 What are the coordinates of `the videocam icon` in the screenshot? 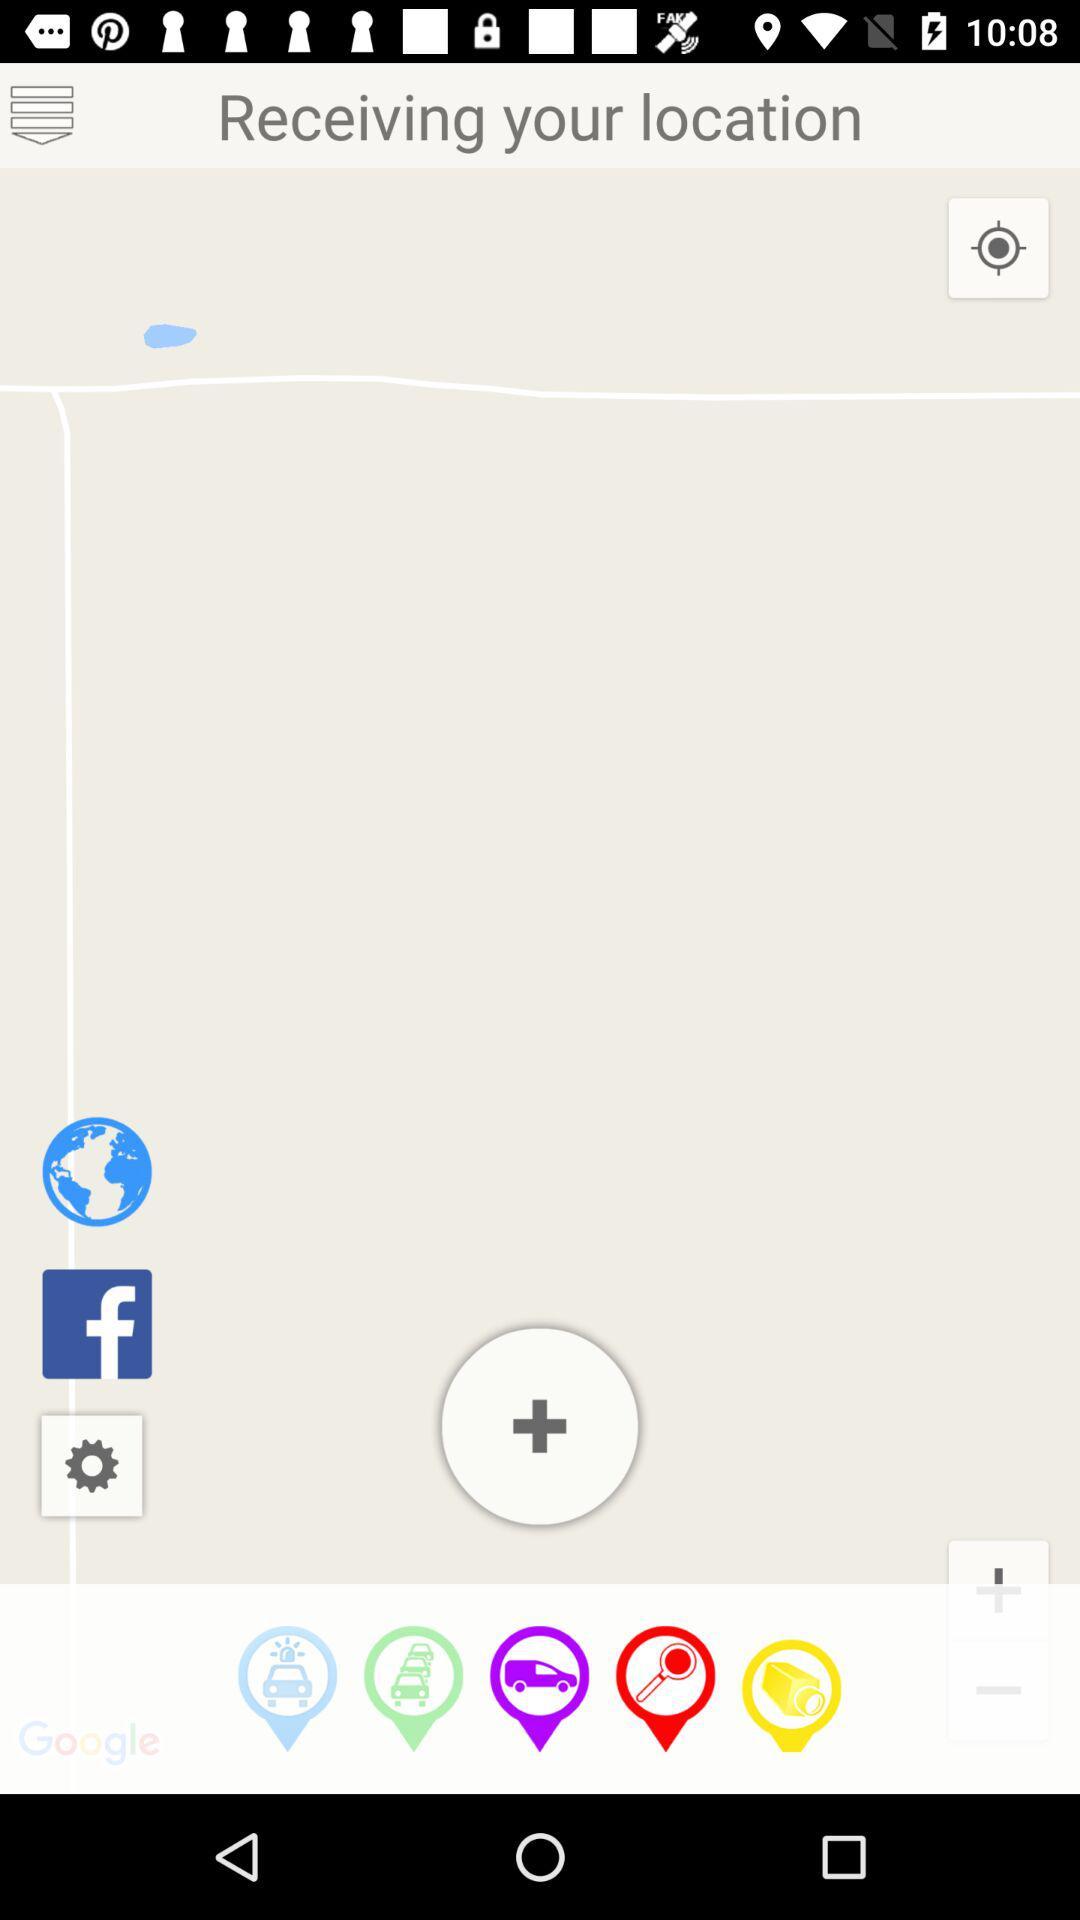 It's located at (288, 1688).